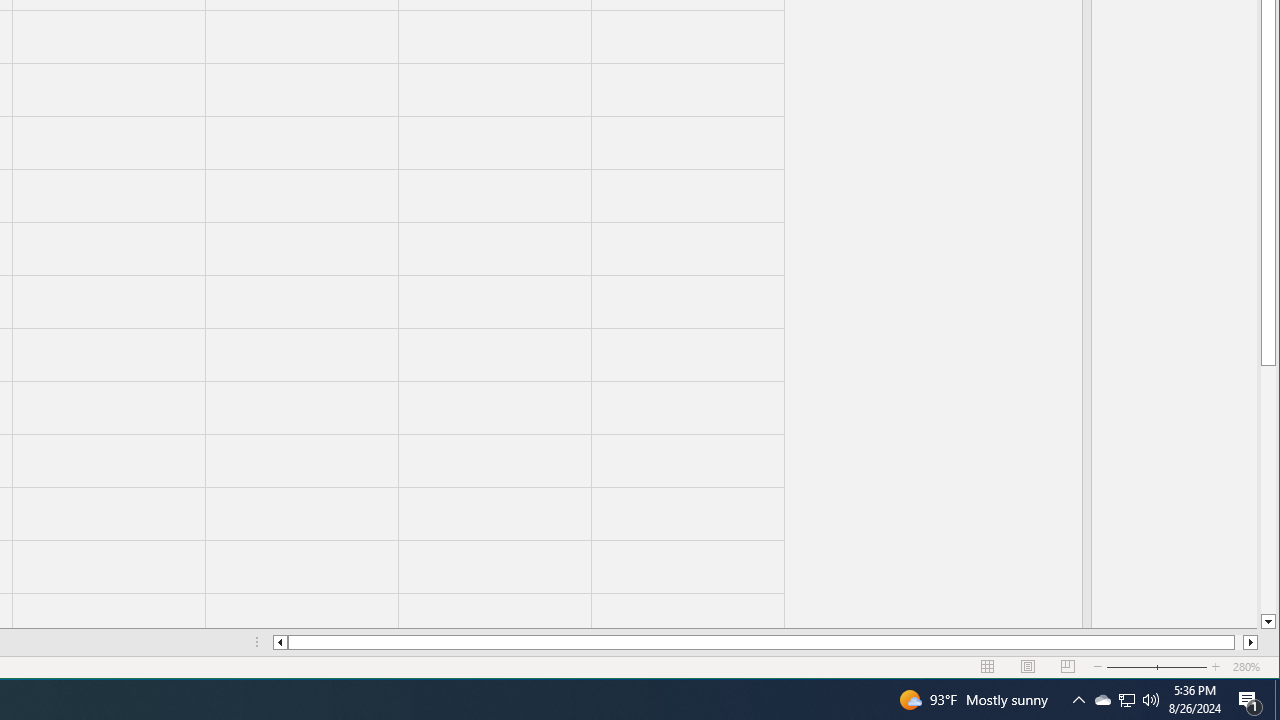 This screenshot has width=1280, height=720. Describe the element at coordinates (1127, 698) in the screenshot. I see `'Notification Chevron'` at that location.